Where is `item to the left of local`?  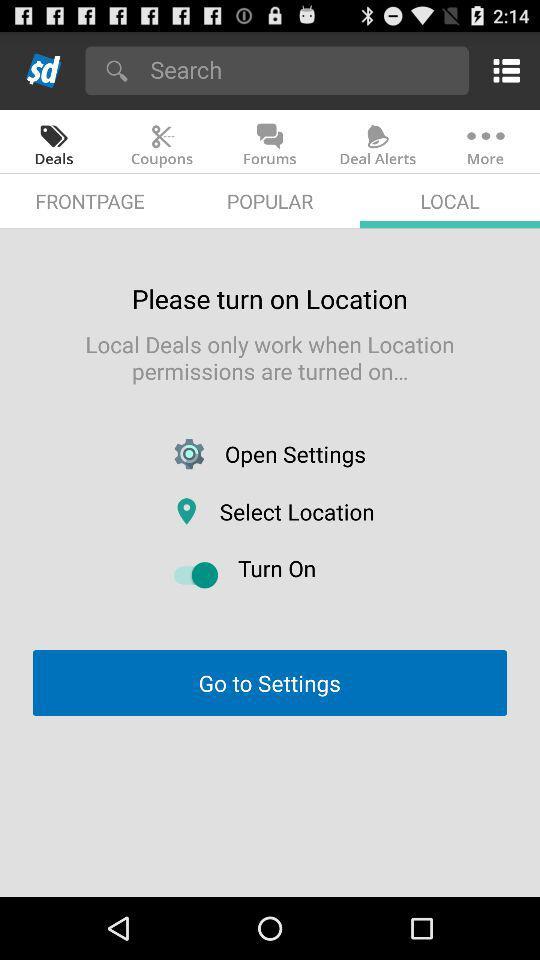 item to the left of local is located at coordinates (270, 201).